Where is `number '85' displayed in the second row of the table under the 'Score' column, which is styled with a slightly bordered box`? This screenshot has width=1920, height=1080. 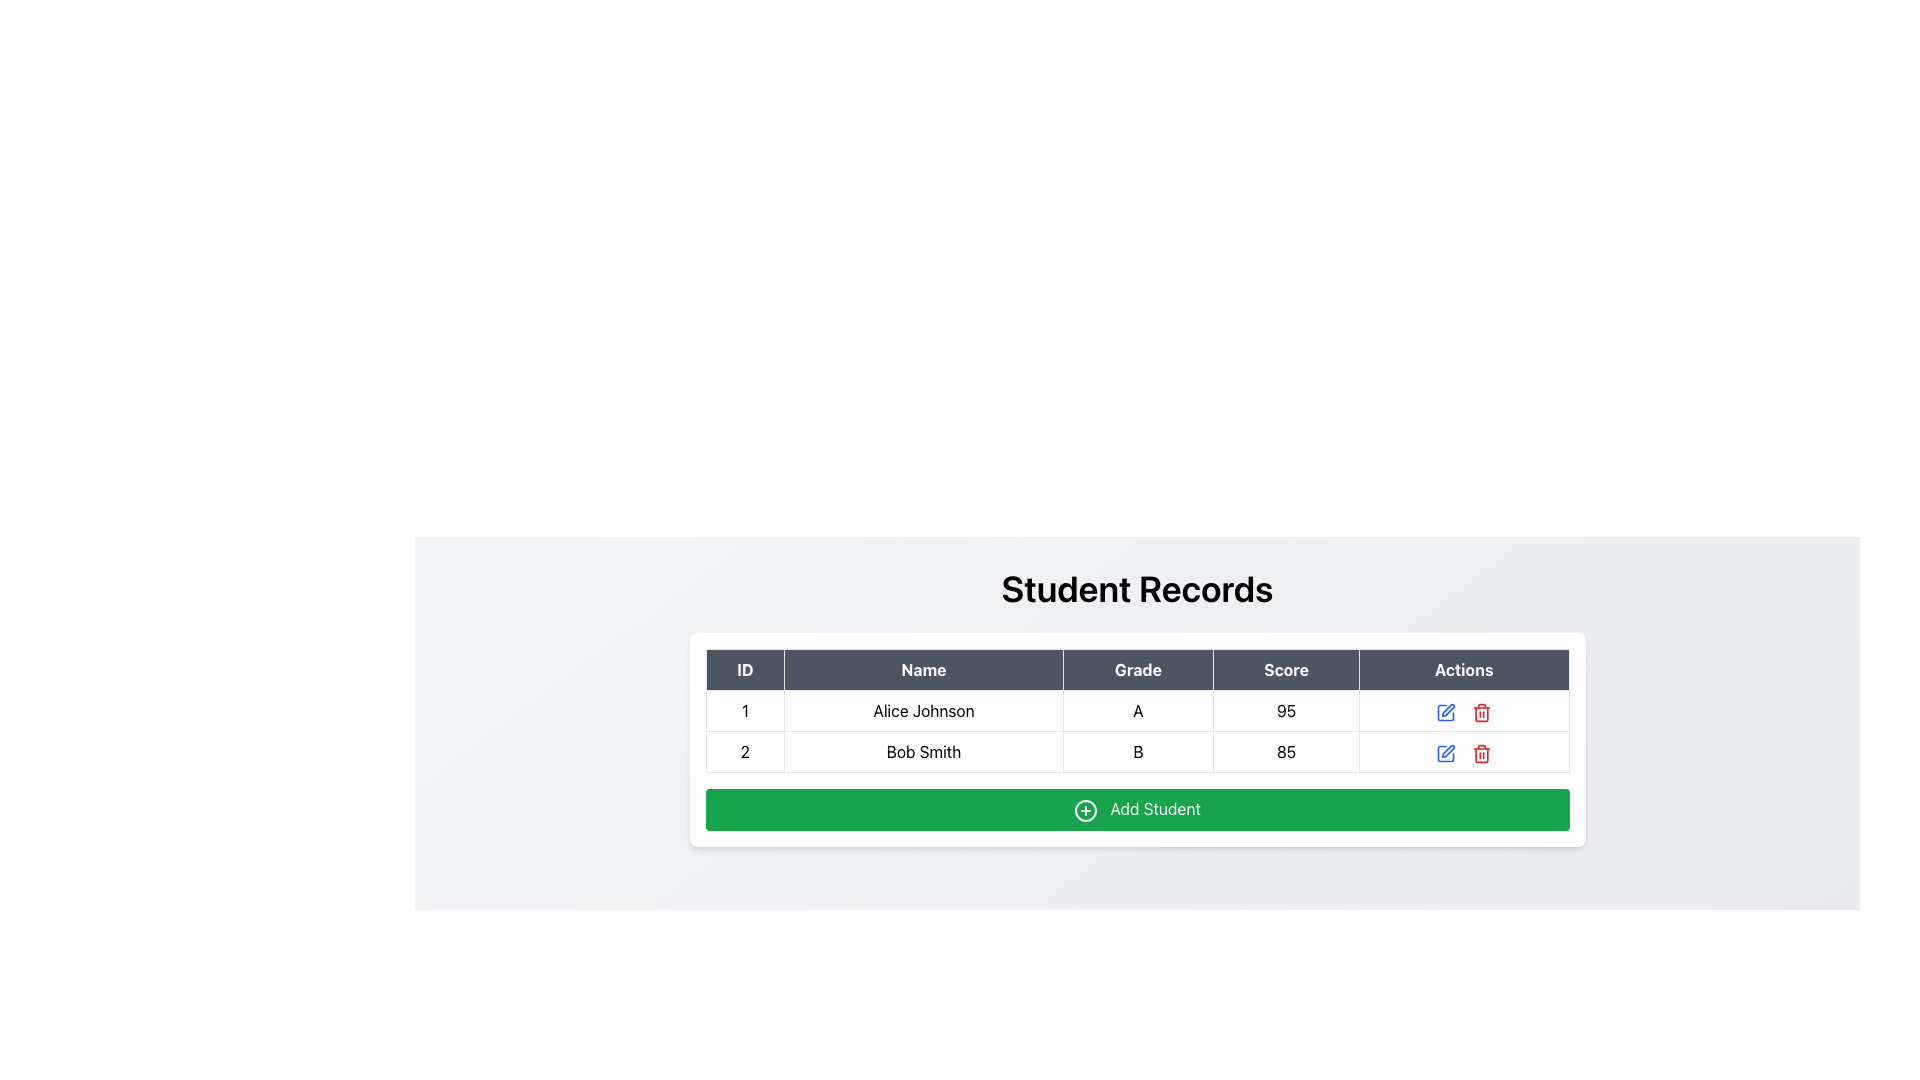
number '85' displayed in the second row of the table under the 'Score' column, which is styled with a slightly bordered box is located at coordinates (1286, 752).